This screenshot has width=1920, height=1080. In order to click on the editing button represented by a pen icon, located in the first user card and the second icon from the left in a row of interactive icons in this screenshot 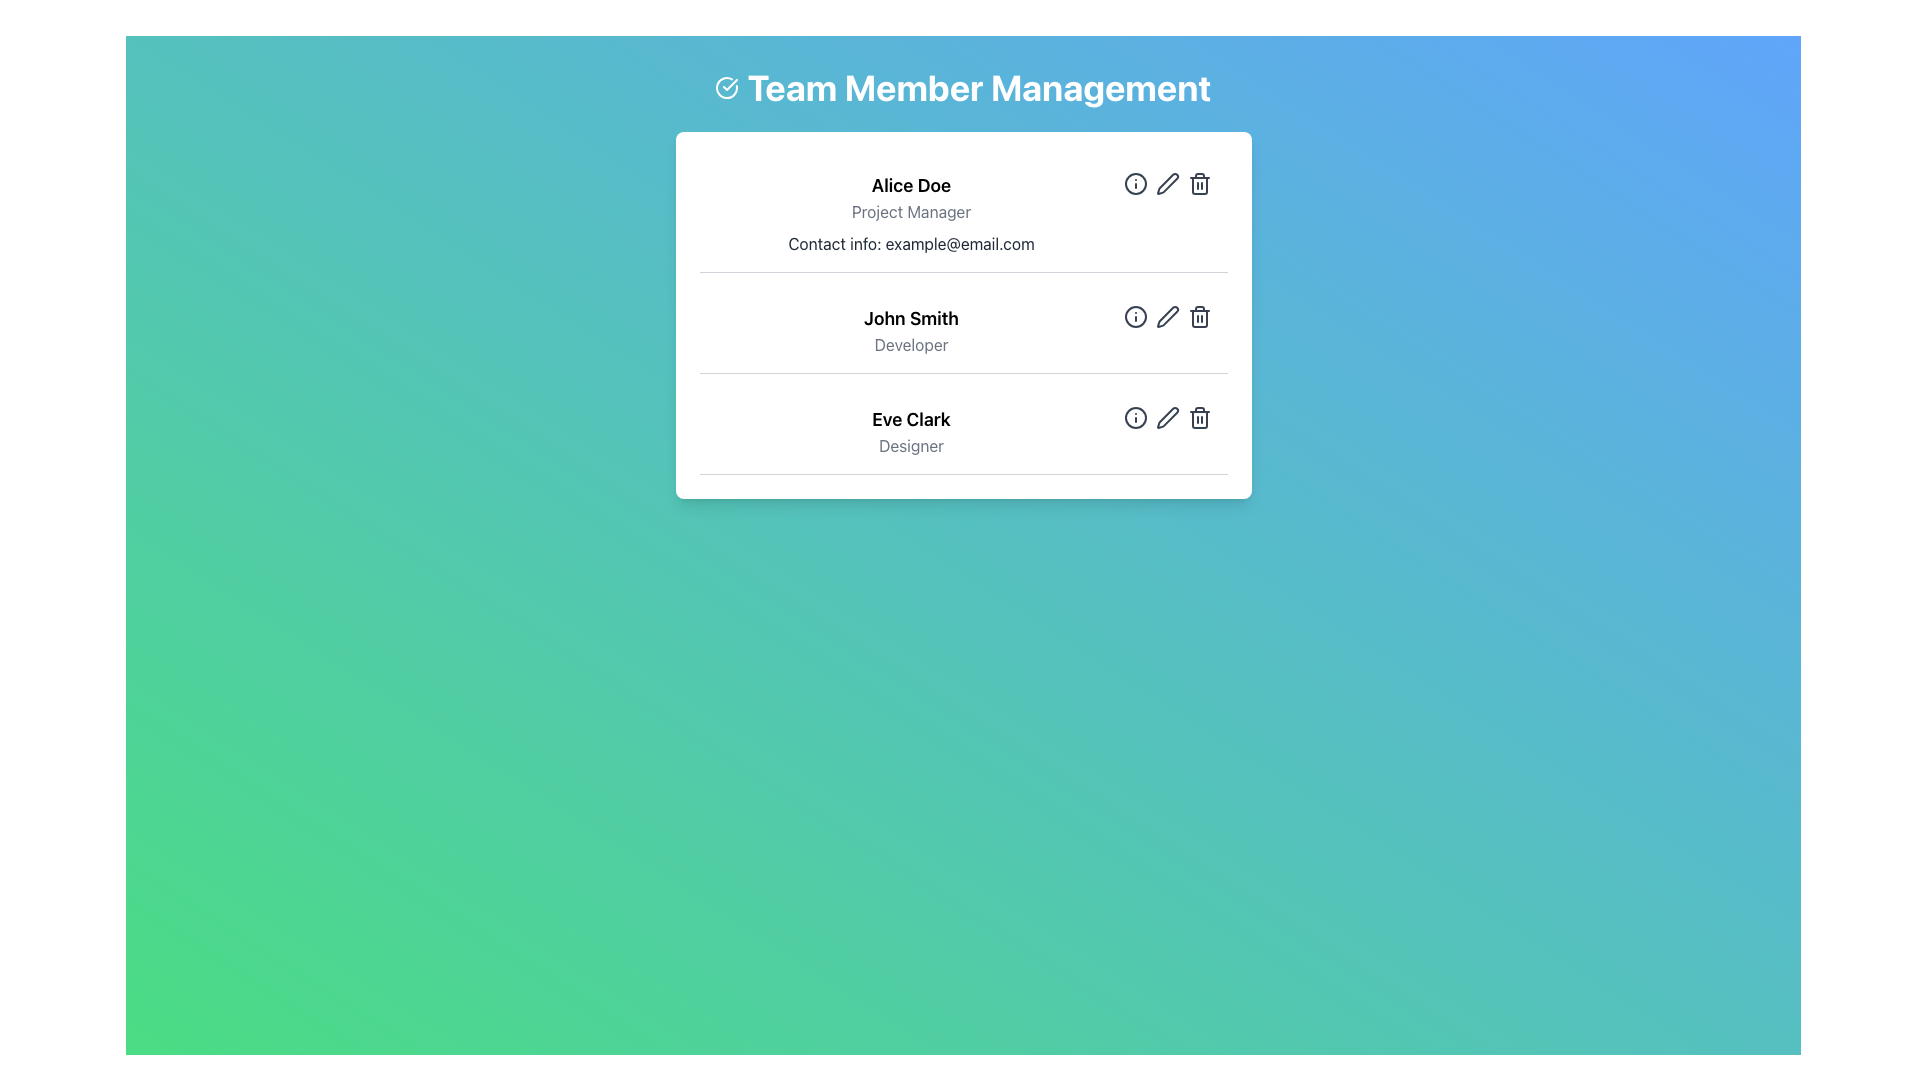, I will do `click(1167, 184)`.